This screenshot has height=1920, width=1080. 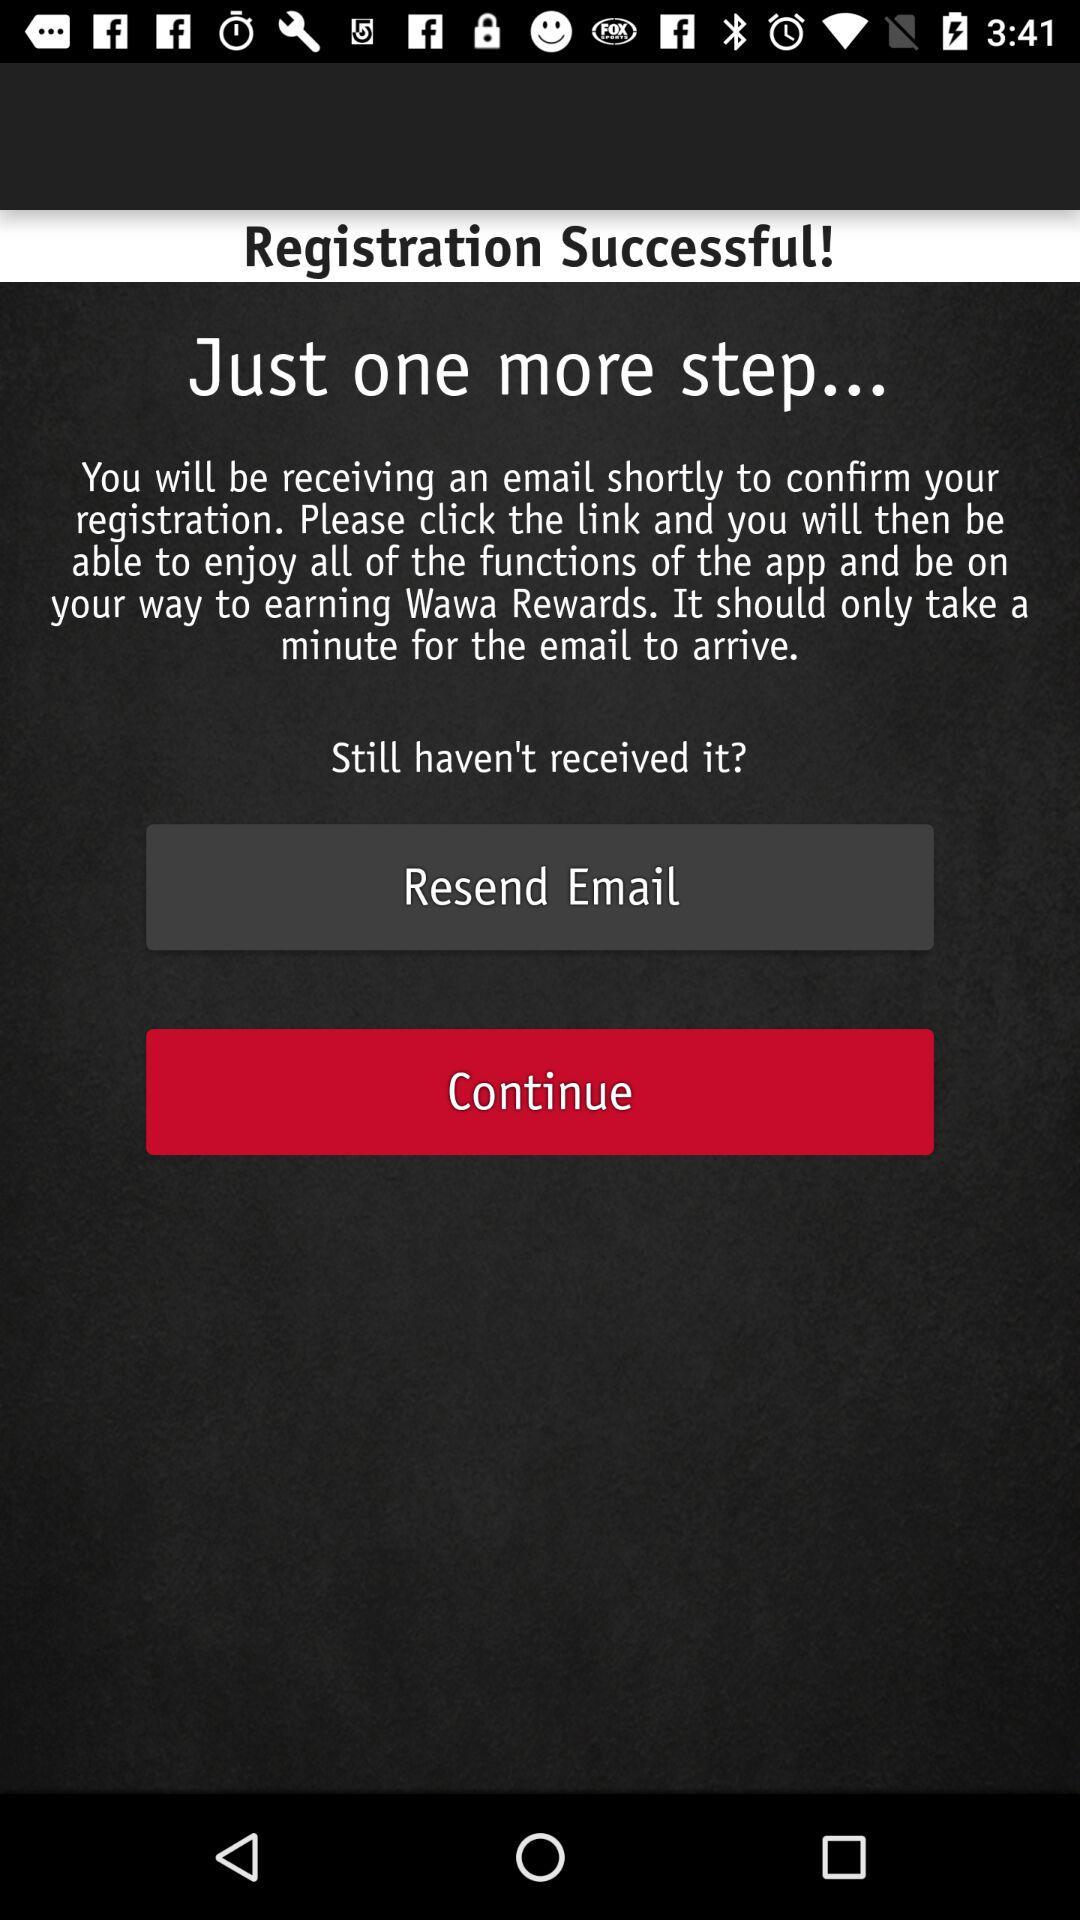 I want to click on icon below resend email icon, so click(x=540, y=1090).